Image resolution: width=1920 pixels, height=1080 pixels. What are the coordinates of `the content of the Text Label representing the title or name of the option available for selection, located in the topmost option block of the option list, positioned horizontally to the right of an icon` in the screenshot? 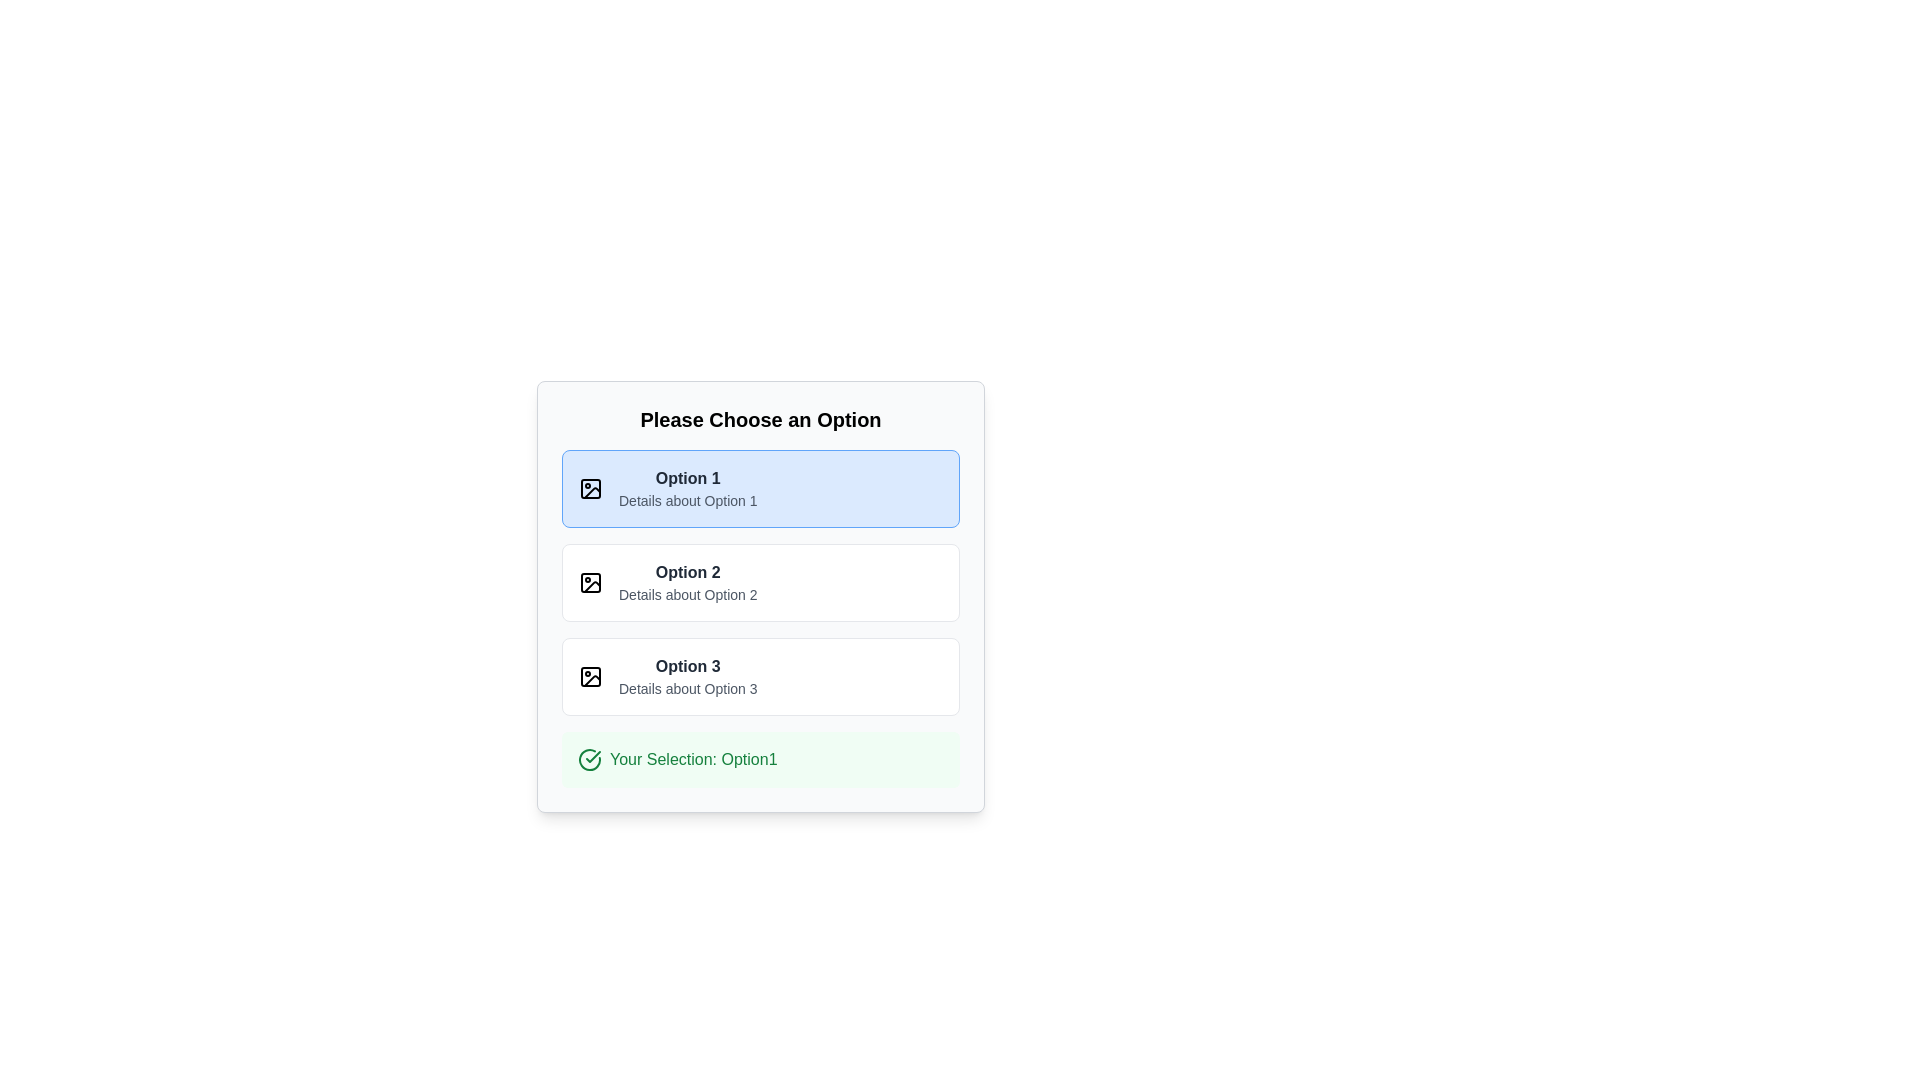 It's located at (688, 478).